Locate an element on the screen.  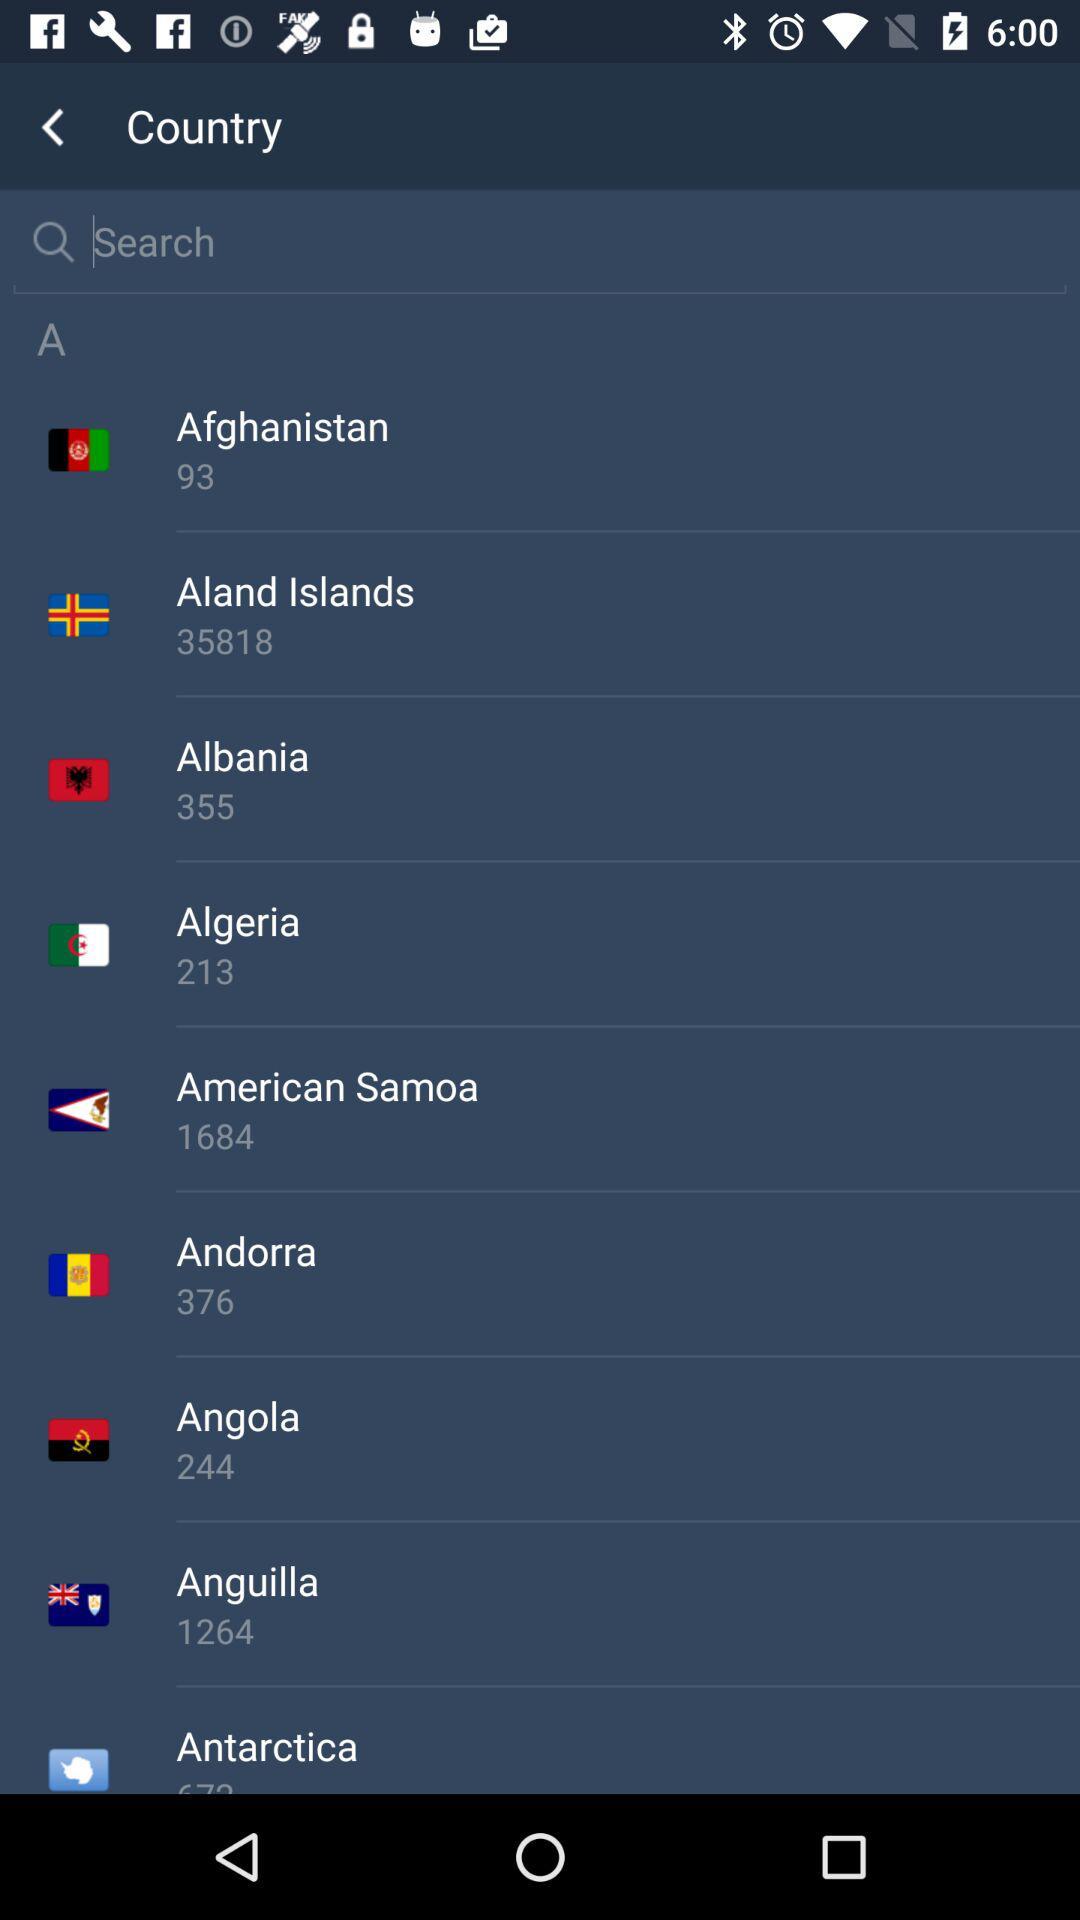
the item below angola app is located at coordinates (627, 1465).